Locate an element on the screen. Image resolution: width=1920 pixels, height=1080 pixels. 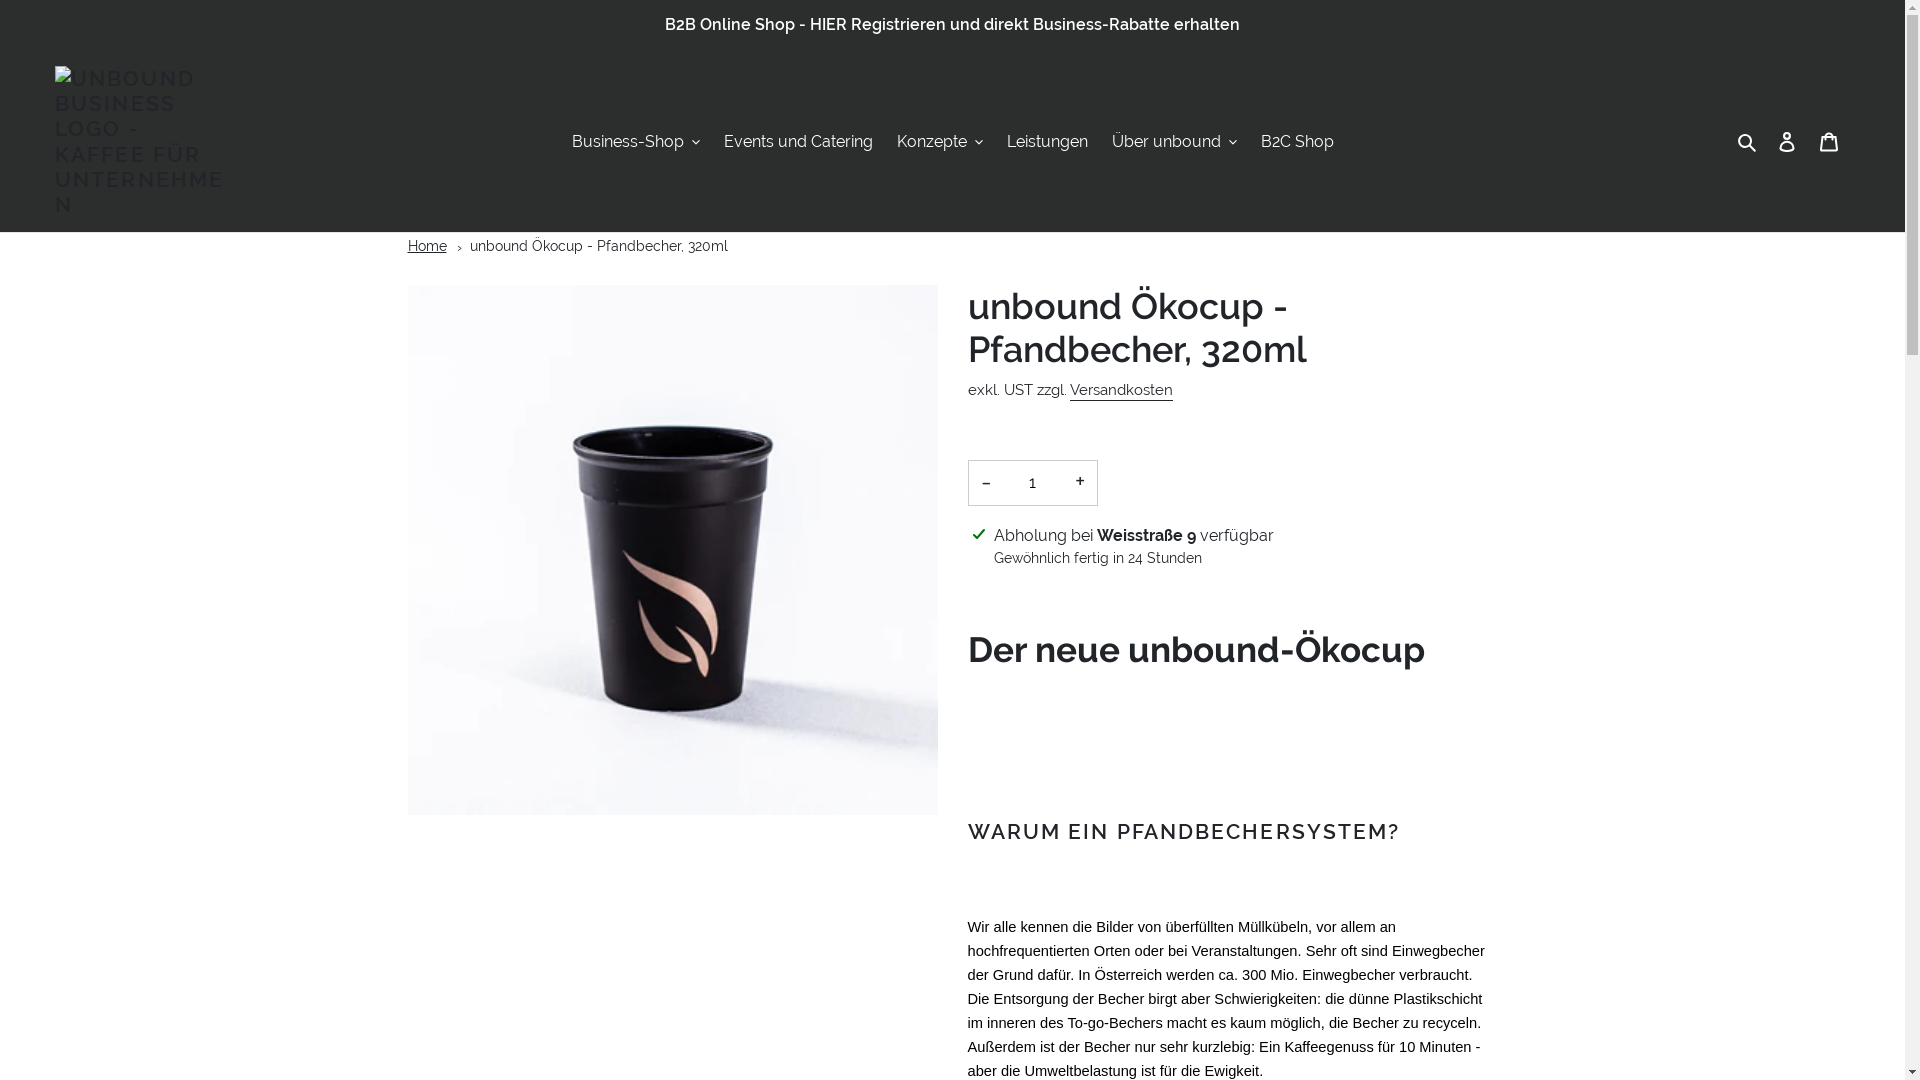
'Suchen' is located at coordinates (1747, 141).